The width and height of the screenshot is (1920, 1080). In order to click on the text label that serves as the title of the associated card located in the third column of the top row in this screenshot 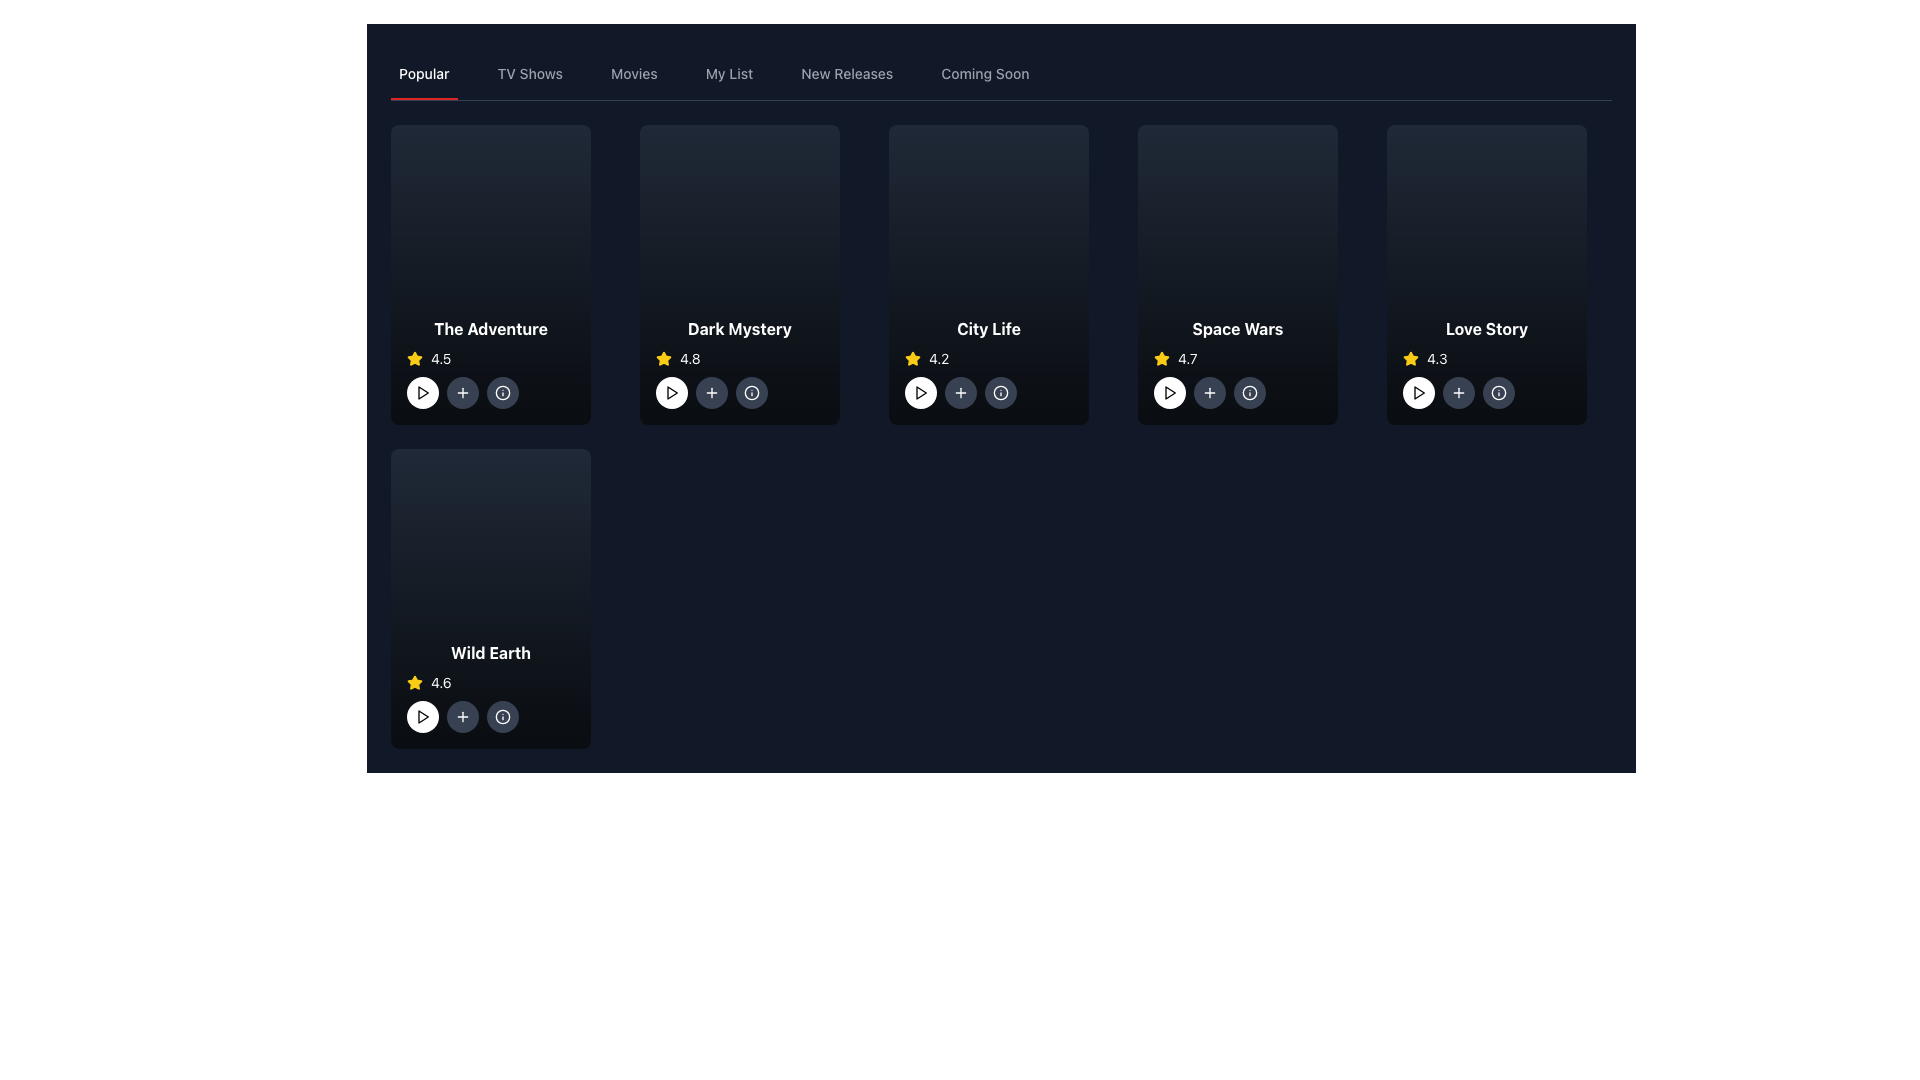, I will do `click(1237, 327)`.